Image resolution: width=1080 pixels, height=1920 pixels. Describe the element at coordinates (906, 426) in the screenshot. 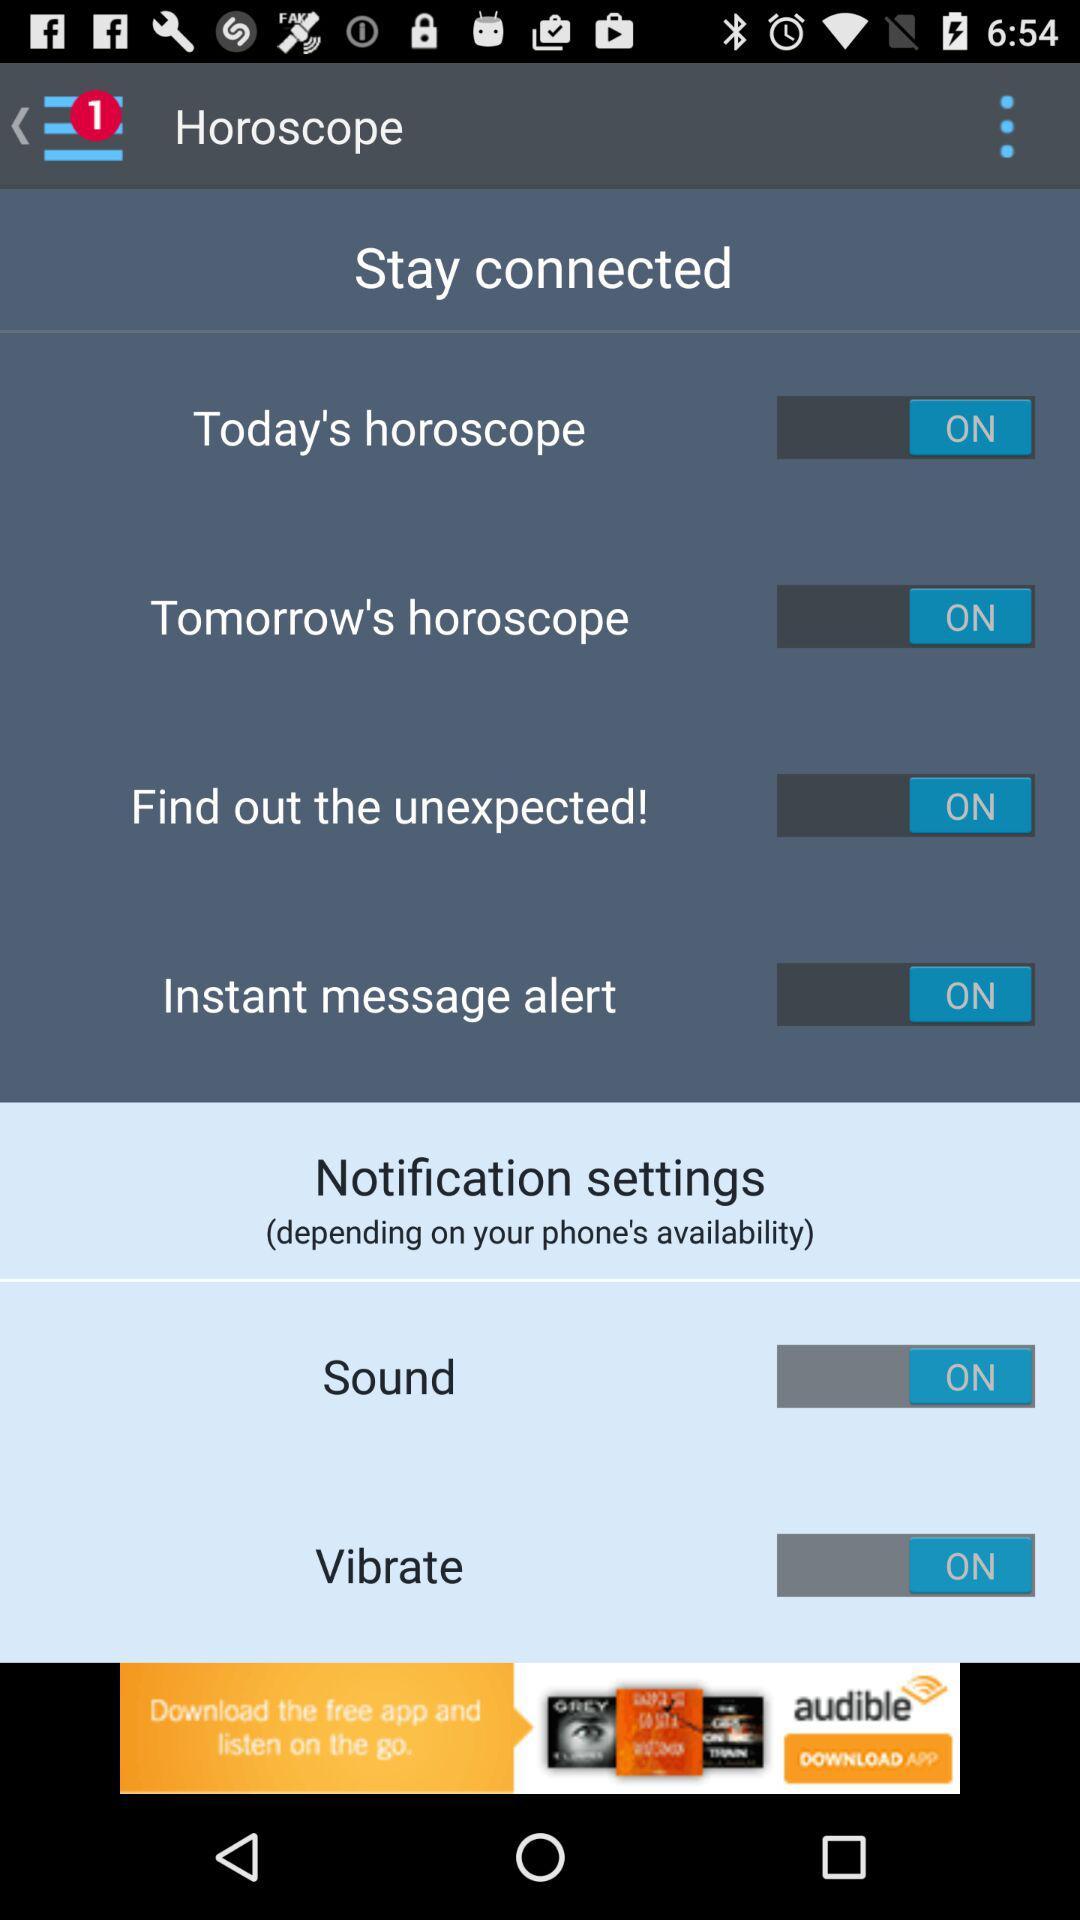

I see `switch on off option` at that location.